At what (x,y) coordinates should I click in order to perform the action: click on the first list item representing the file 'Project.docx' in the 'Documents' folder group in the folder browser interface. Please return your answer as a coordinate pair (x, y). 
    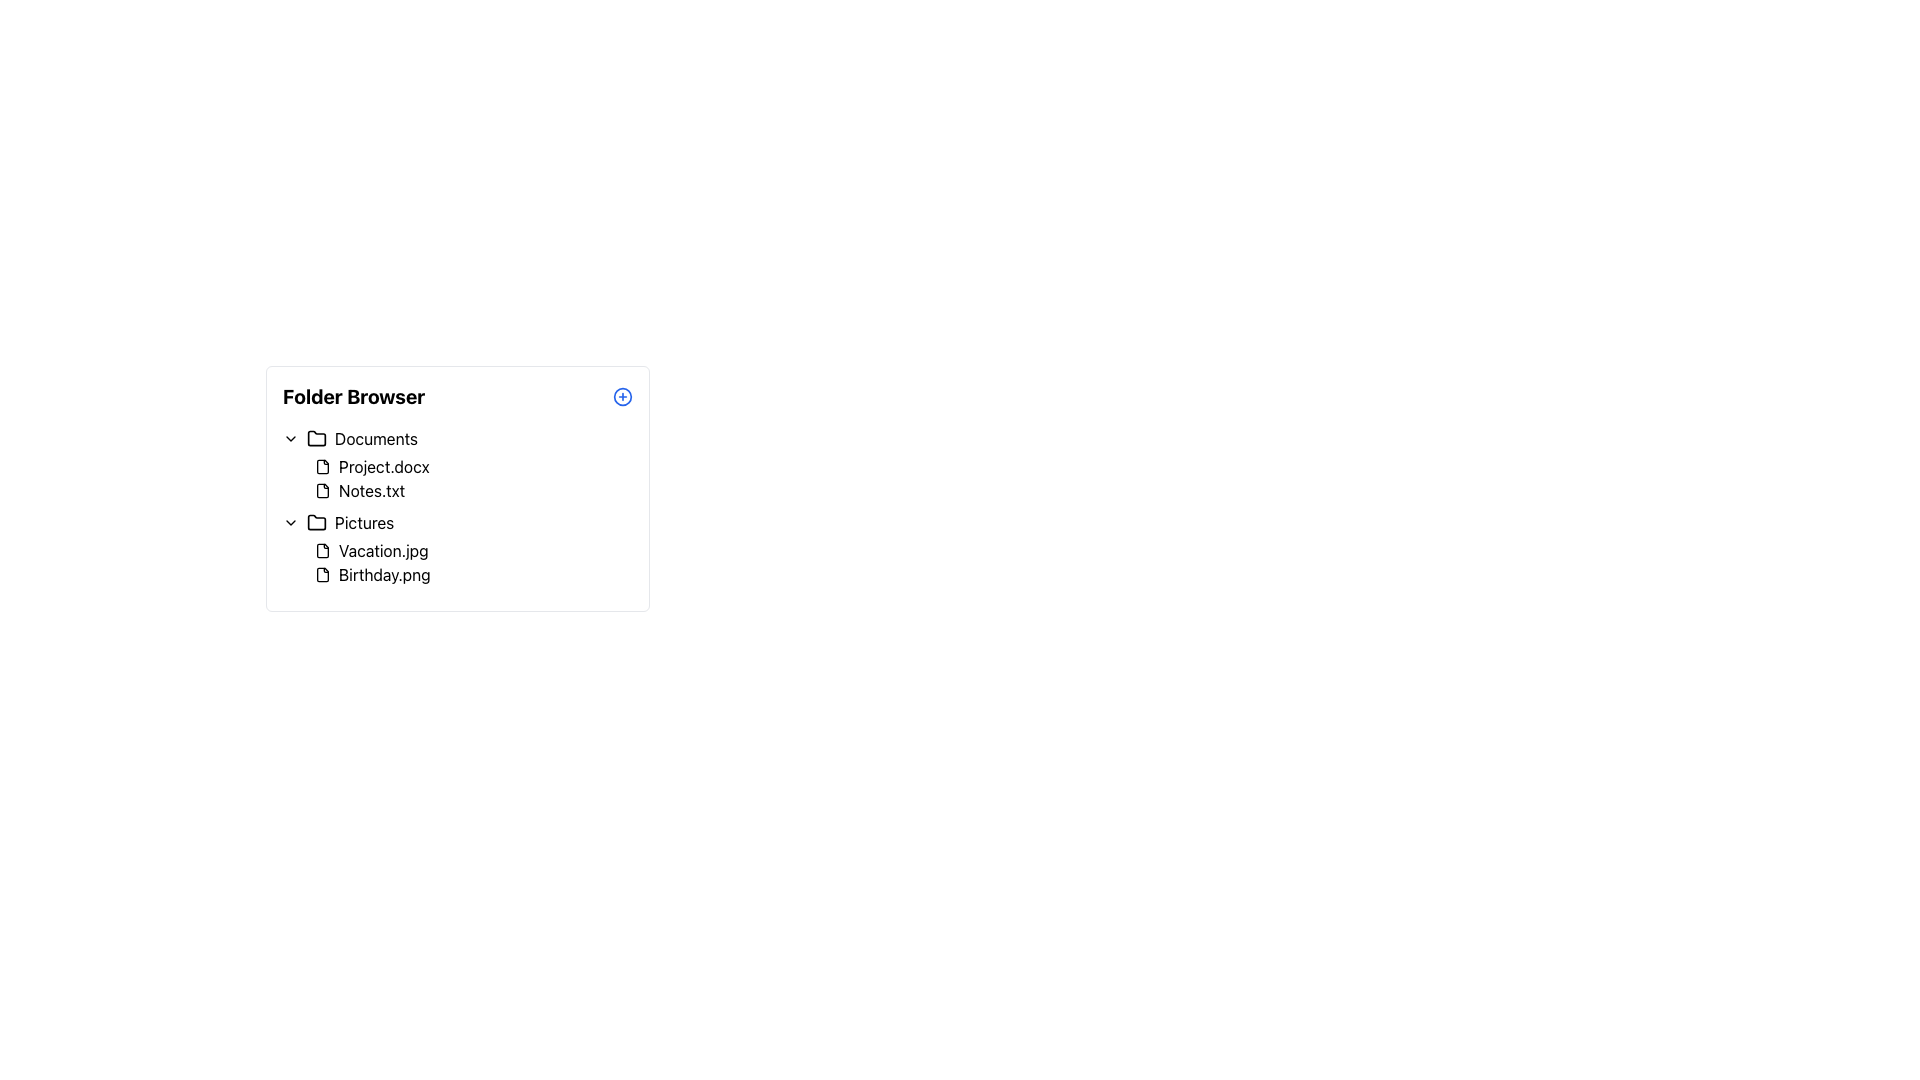
    Looking at the image, I should click on (469, 466).